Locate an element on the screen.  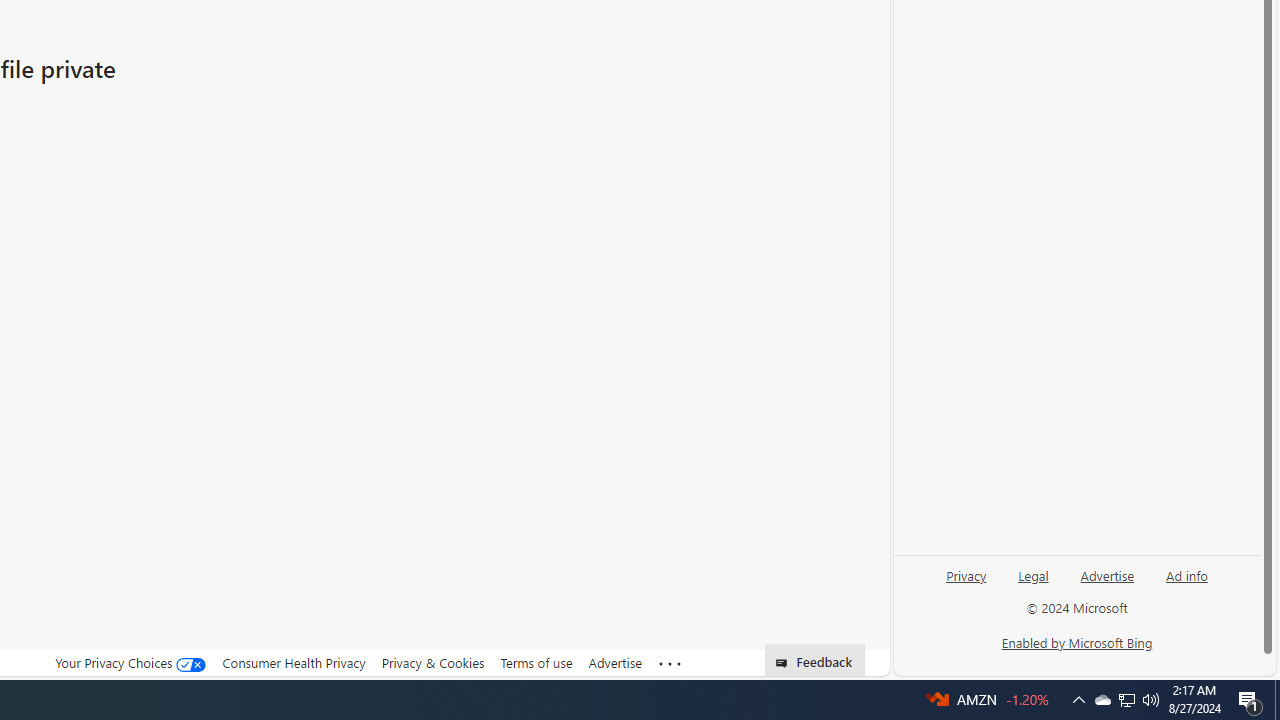
'Your Privacy Choices' is located at coordinates (130, 663).